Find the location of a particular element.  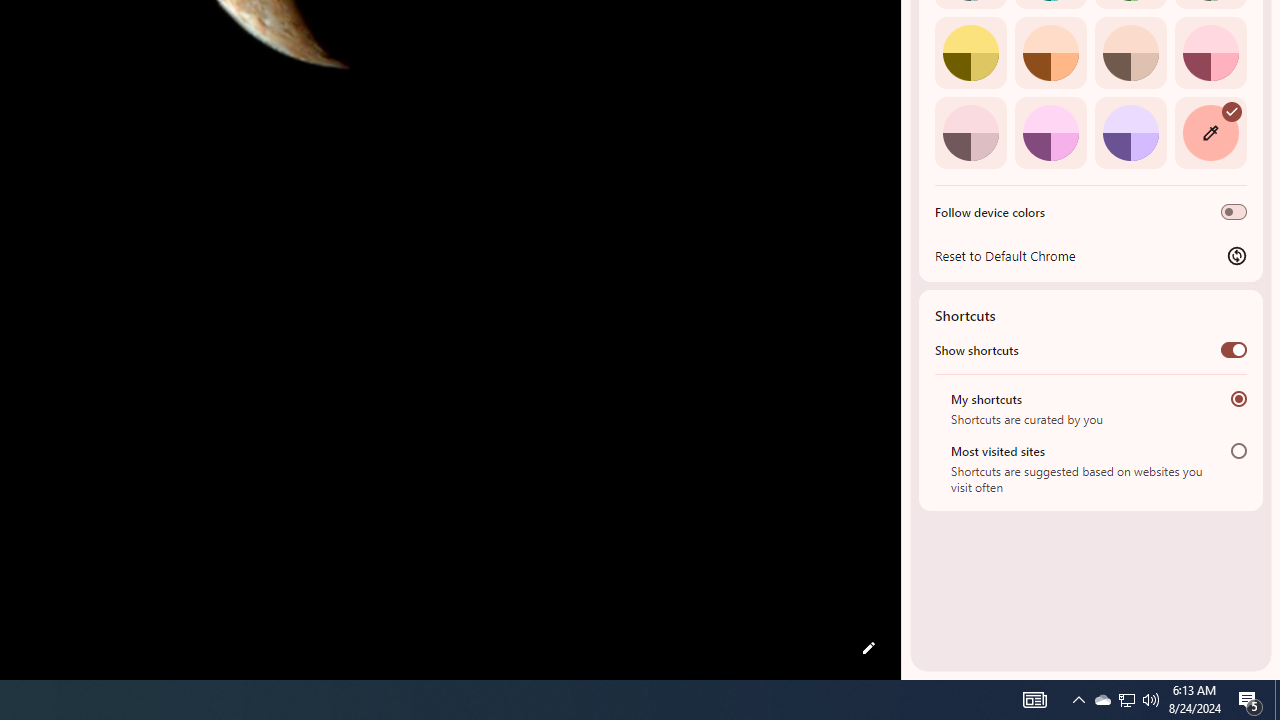

'Pink' is located at coordinates (970, 132).